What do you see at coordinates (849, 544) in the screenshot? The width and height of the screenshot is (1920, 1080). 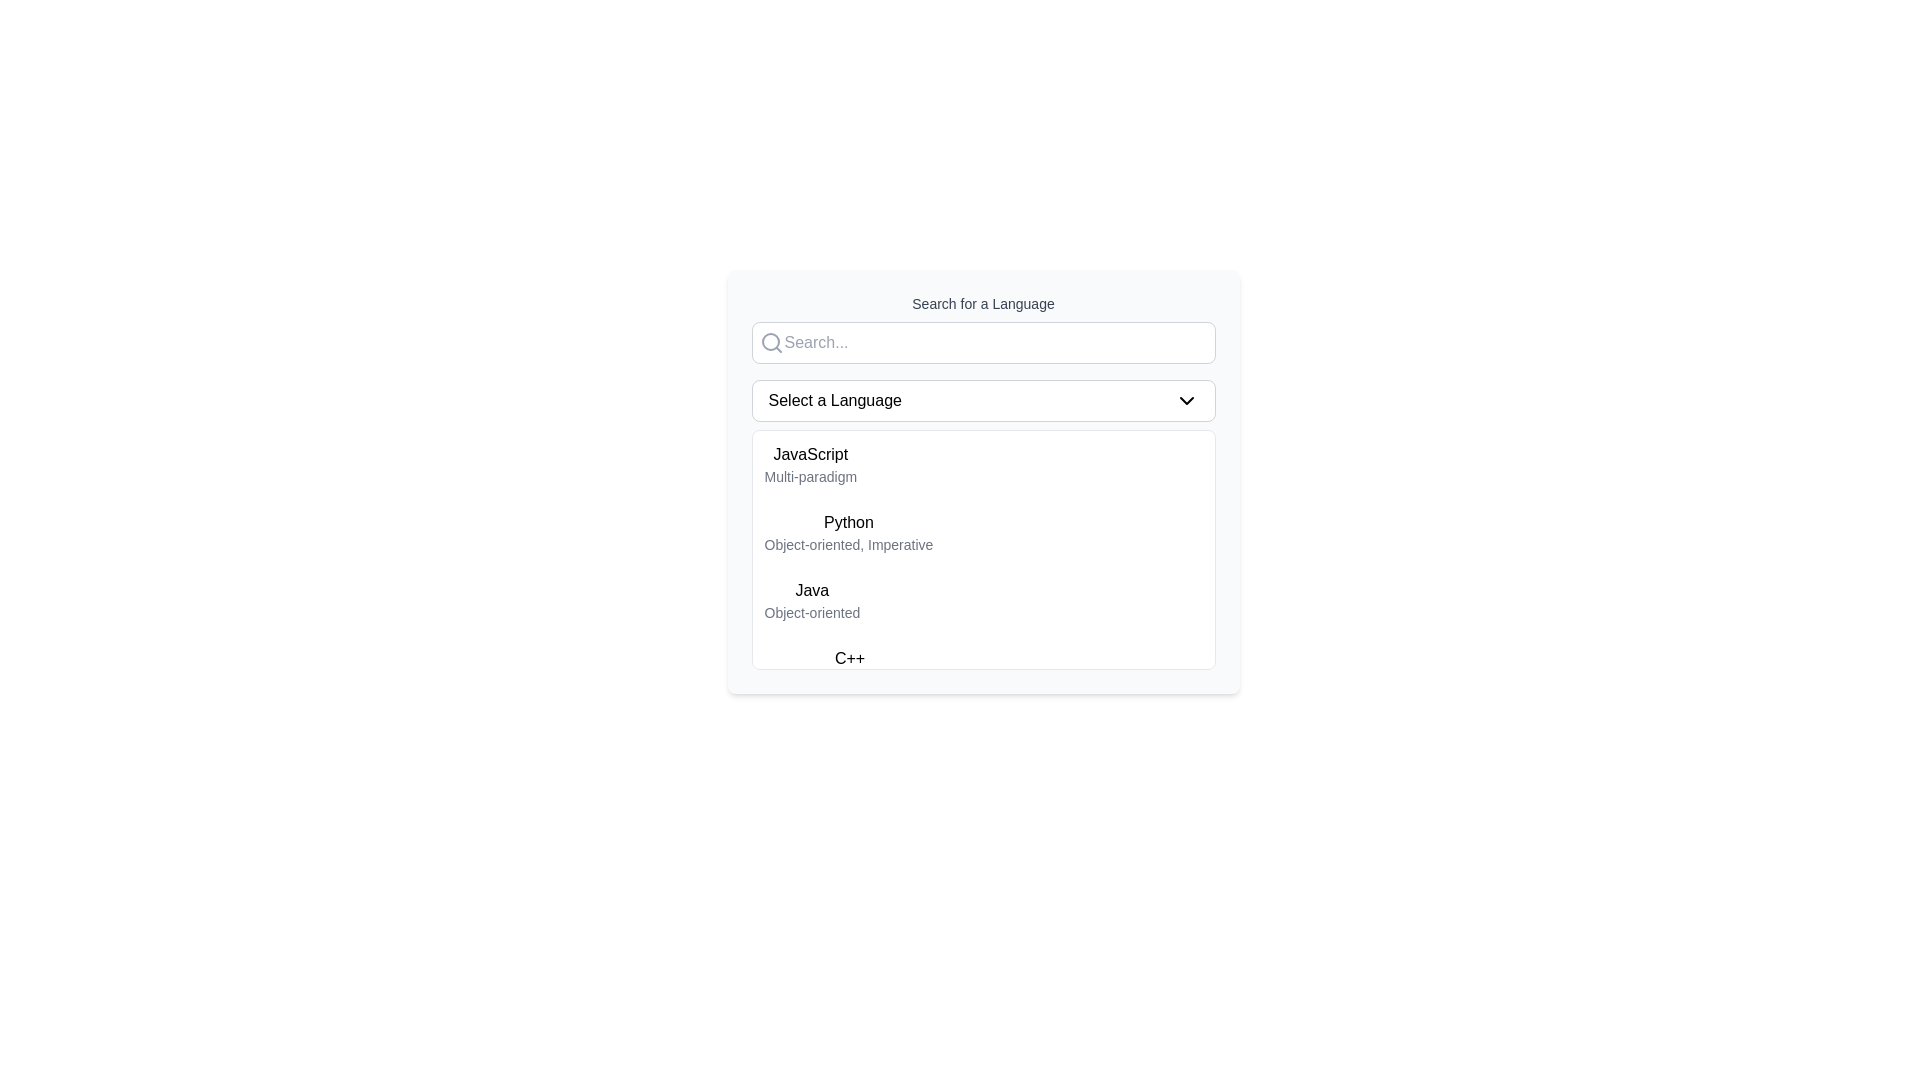 I see `the informational Text label about programming paradigms supported by Python, located below the 'Python' text in the language selection dropdown` at bounding box center [849, 544].